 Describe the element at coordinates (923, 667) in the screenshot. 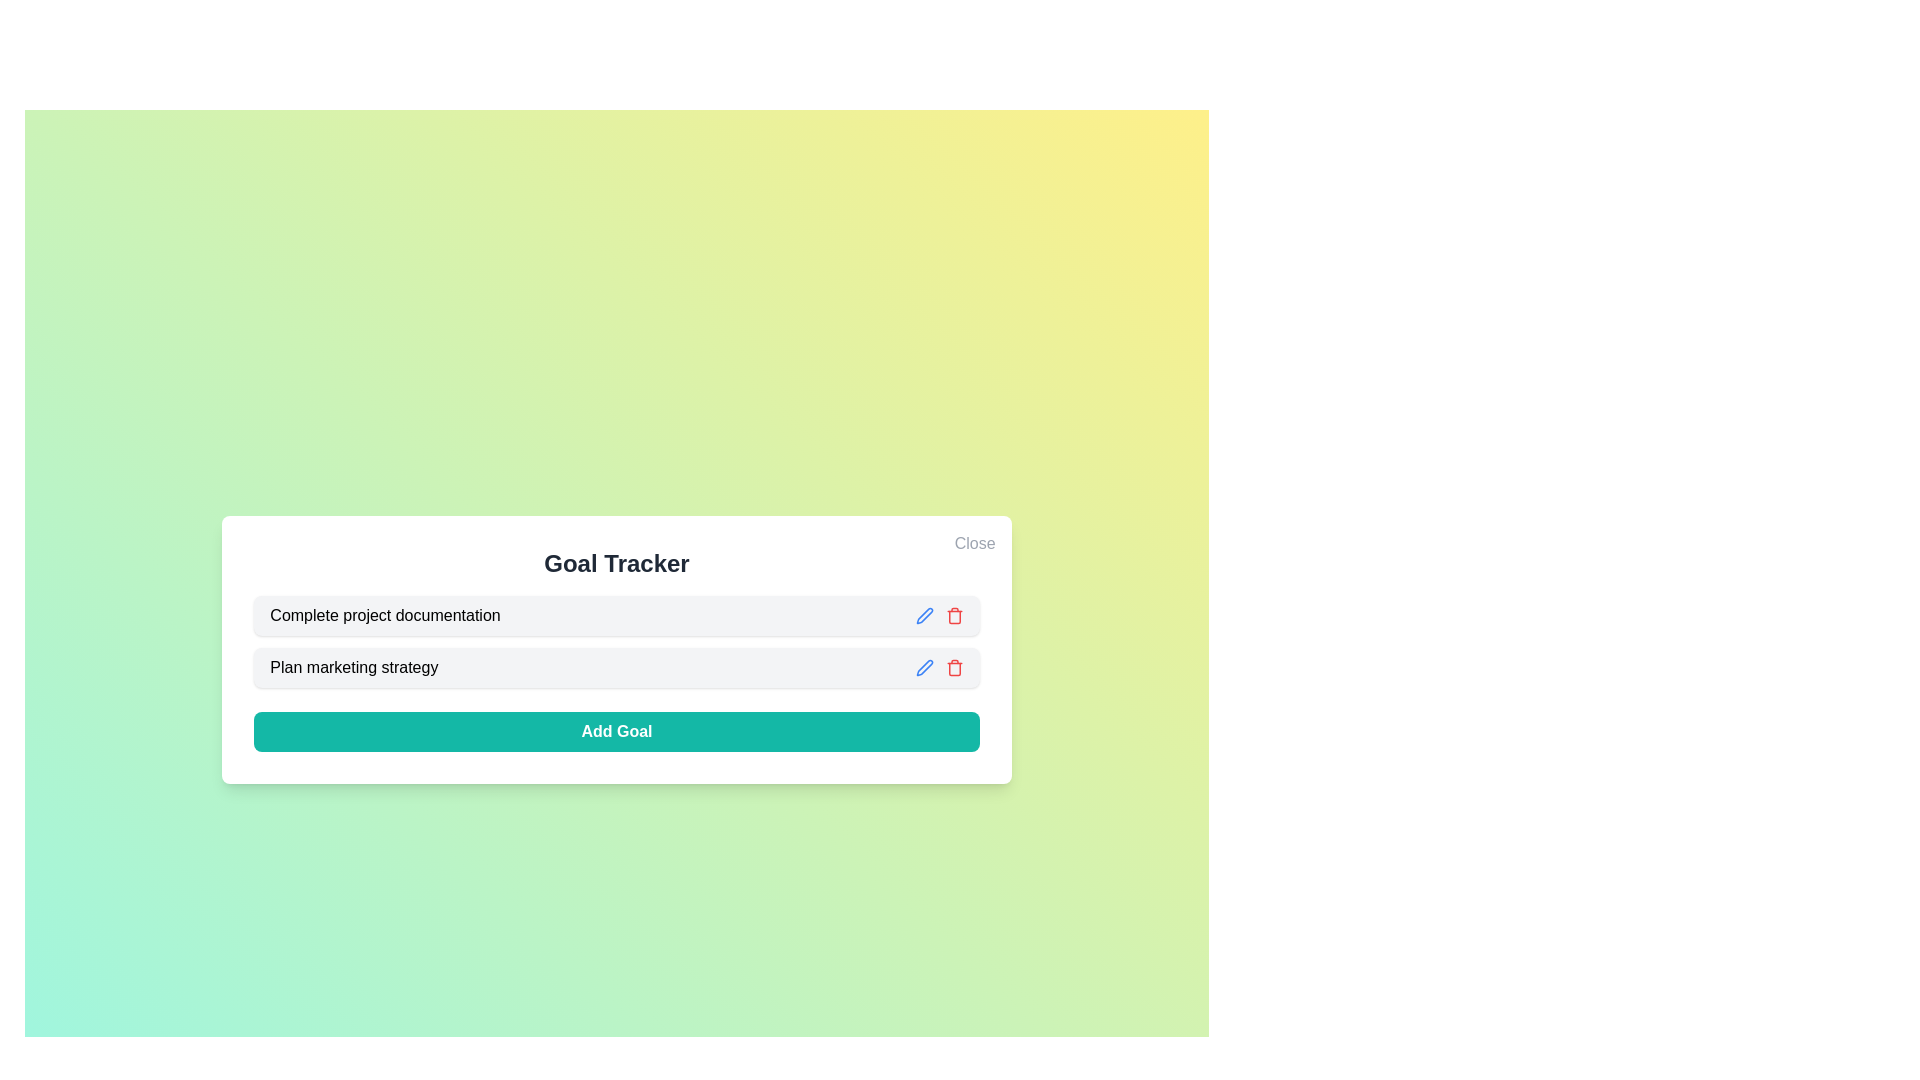

I see `the edit icon for the goal 'Plan marketing strategy'` at that location.